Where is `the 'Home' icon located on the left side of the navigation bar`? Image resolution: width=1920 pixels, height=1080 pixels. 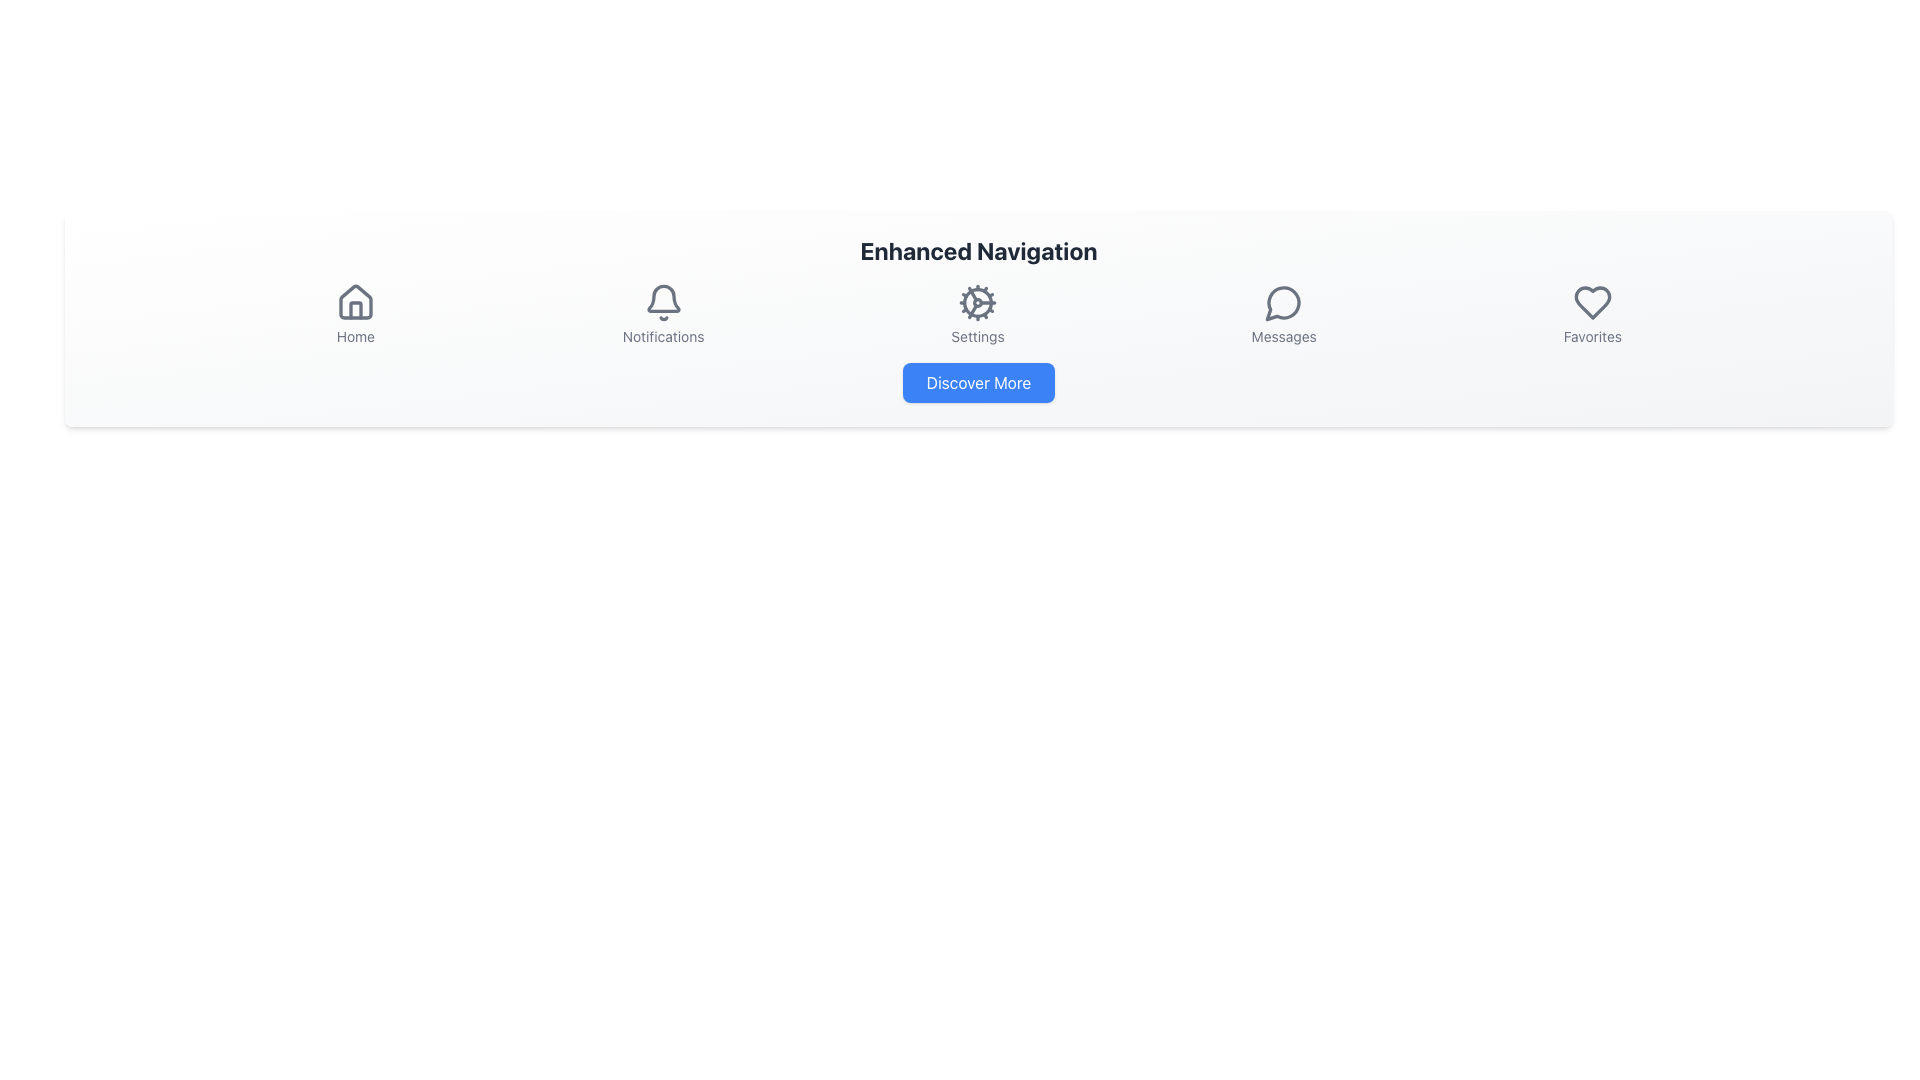 the 'Home' icon located on the left side of the navigation bar is located at coordinates (355, 302).